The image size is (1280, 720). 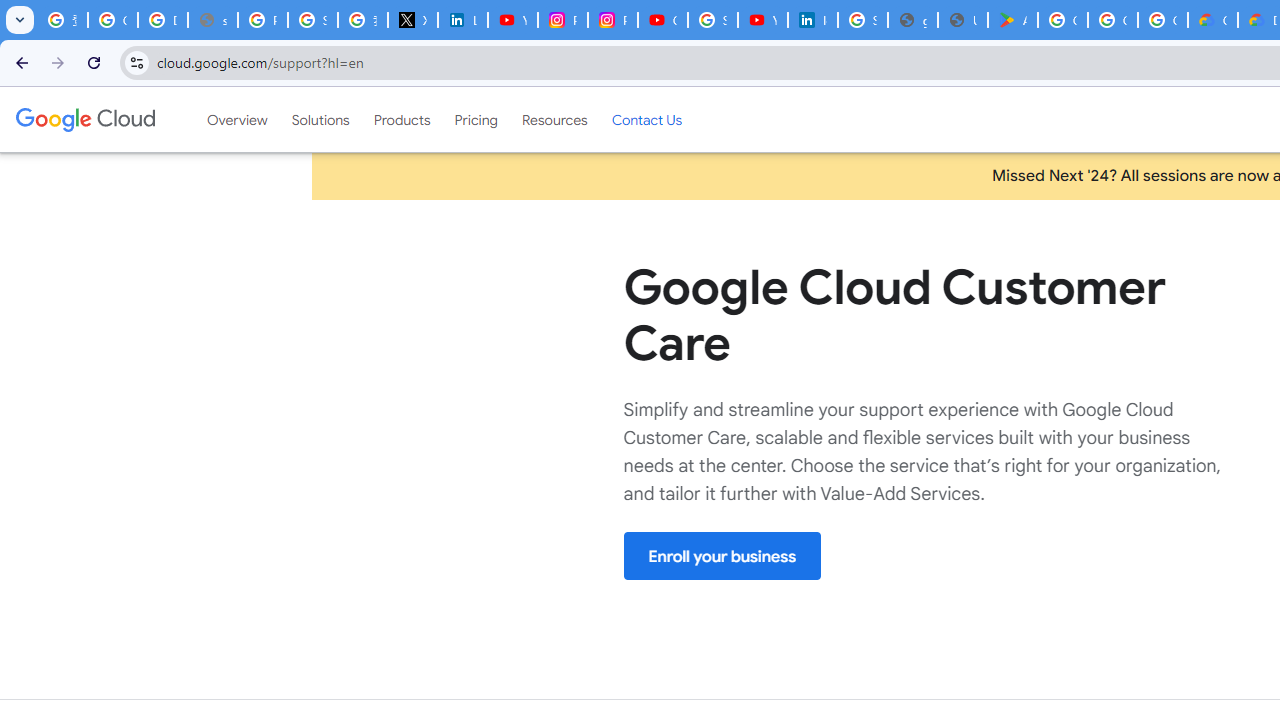 What do you see at coordinates (475, 119) in the screenshot?
I see `'Pricing'` at bounding box center [475, 119].